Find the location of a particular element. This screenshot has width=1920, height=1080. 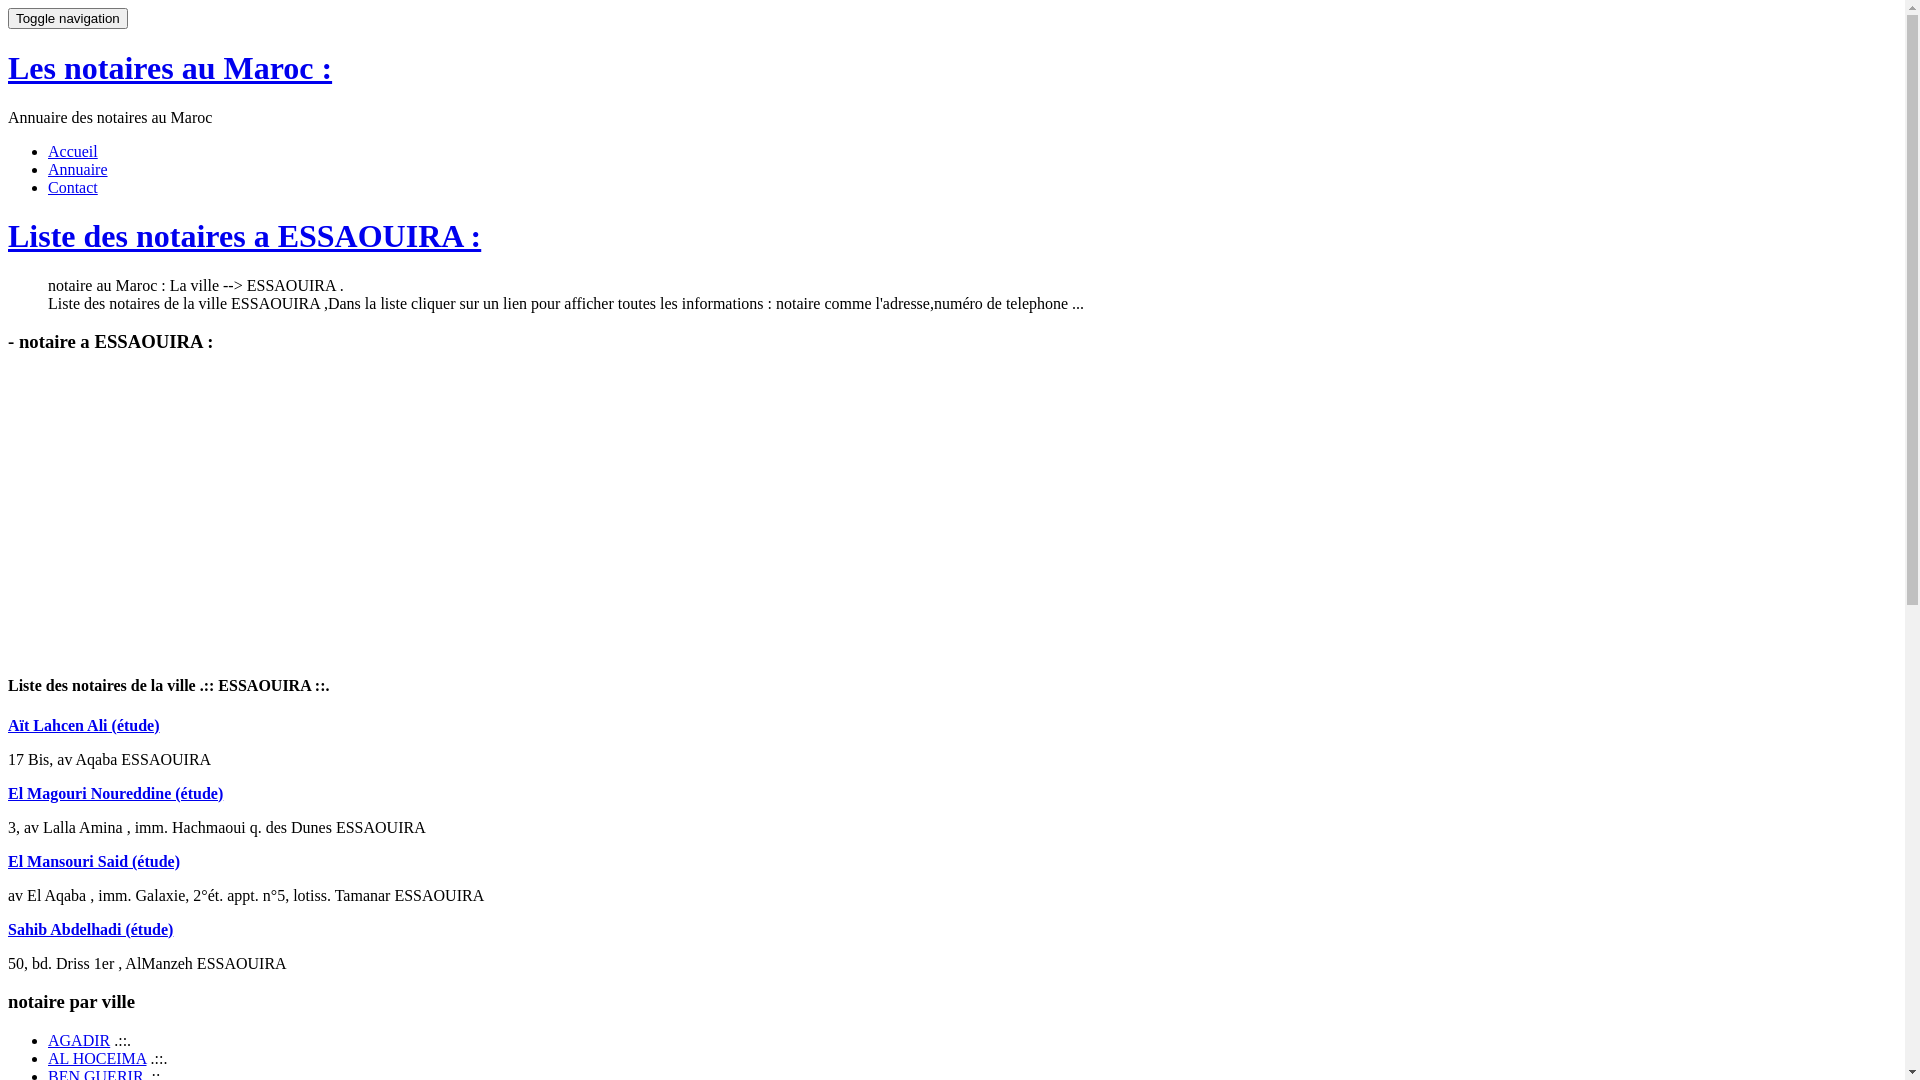

'Toggle navigation' is located at coordinates (8, 18).